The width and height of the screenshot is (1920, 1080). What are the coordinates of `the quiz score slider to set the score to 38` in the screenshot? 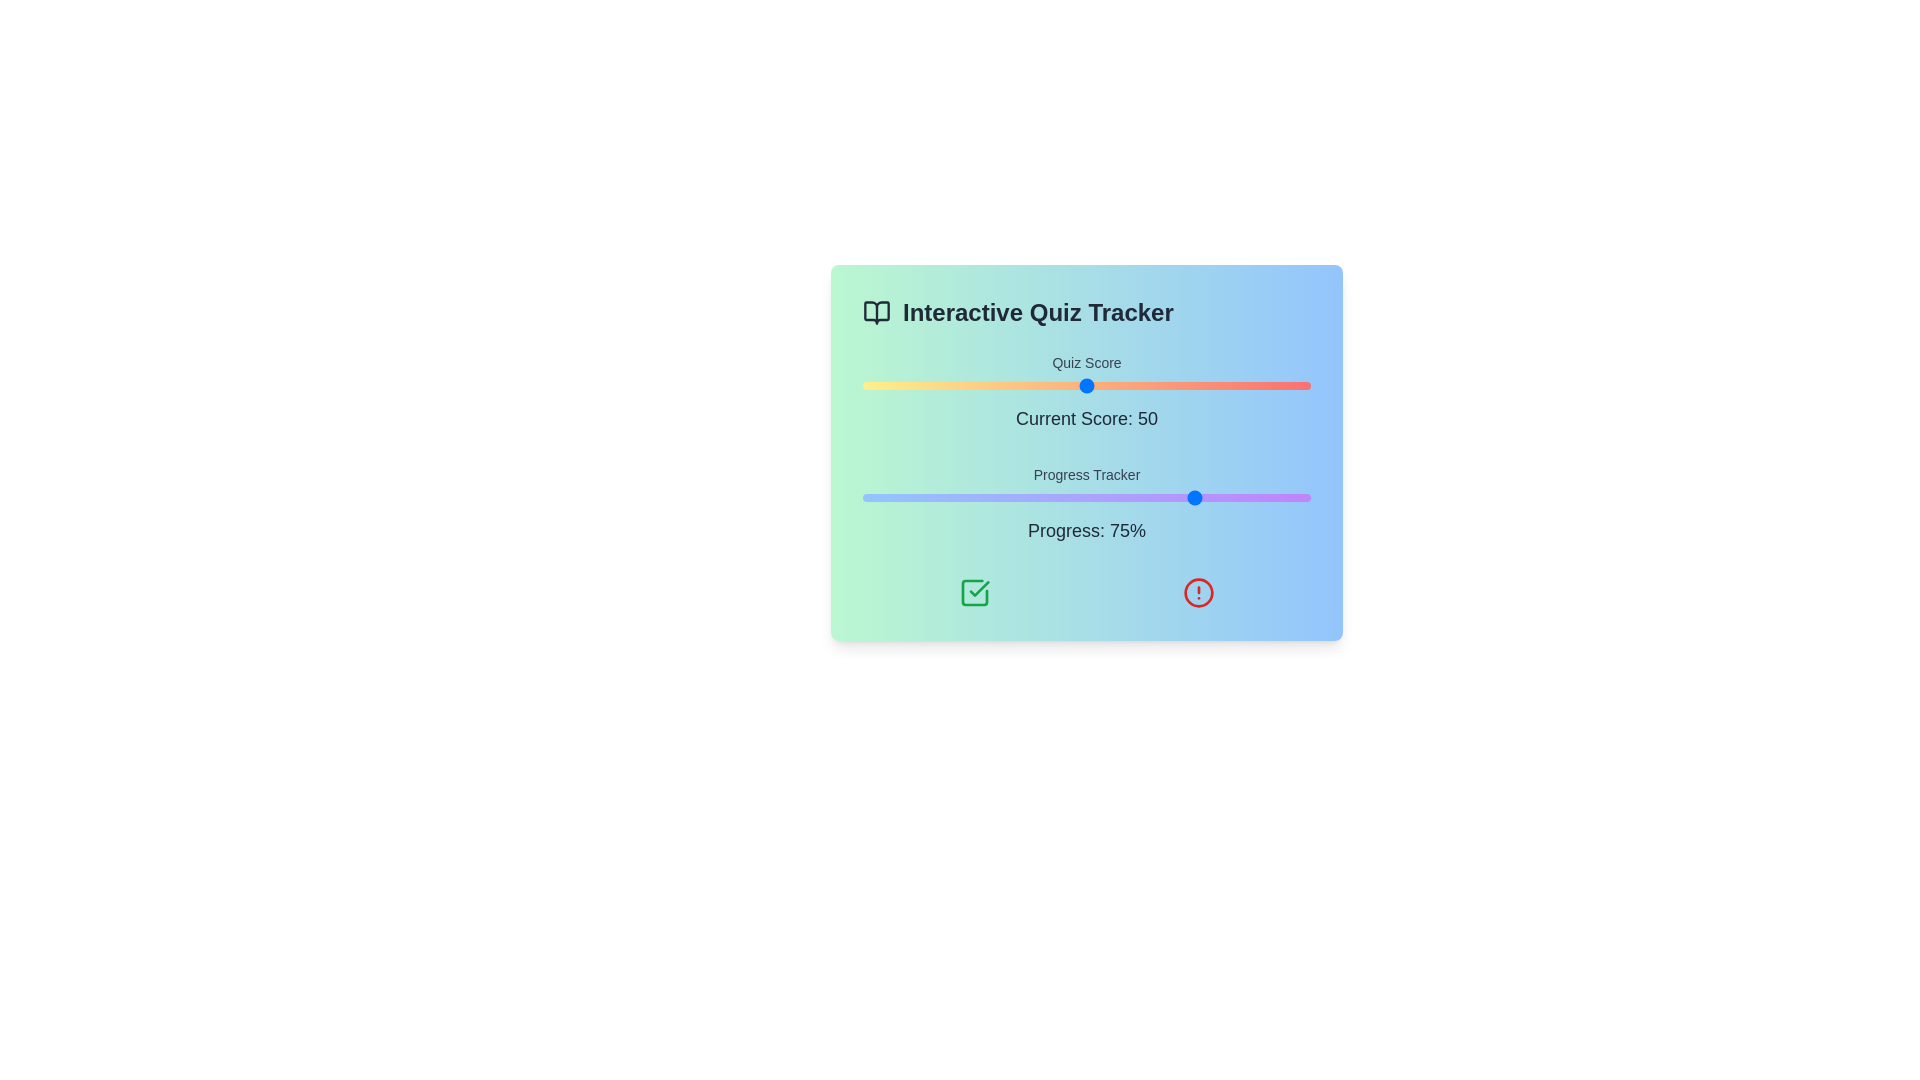 It's located at (1033, 385).